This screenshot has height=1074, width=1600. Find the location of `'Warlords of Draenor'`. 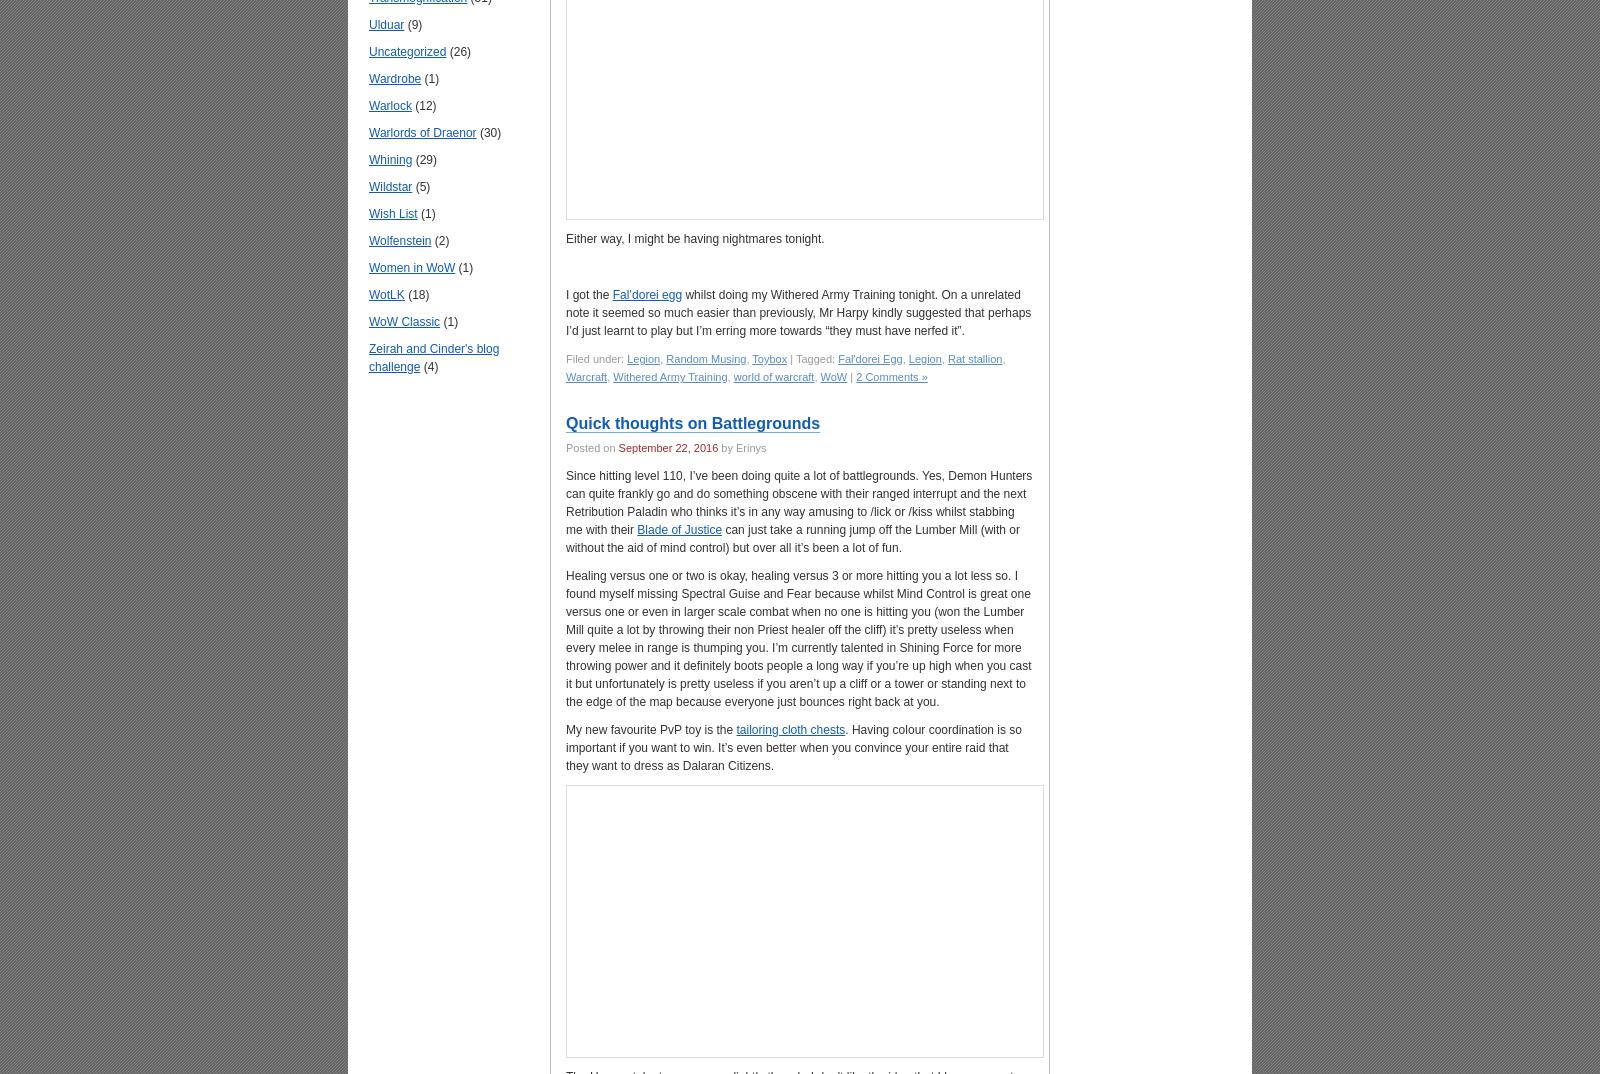

'Warlords of Draenor' is located at coordinates (421, 130).